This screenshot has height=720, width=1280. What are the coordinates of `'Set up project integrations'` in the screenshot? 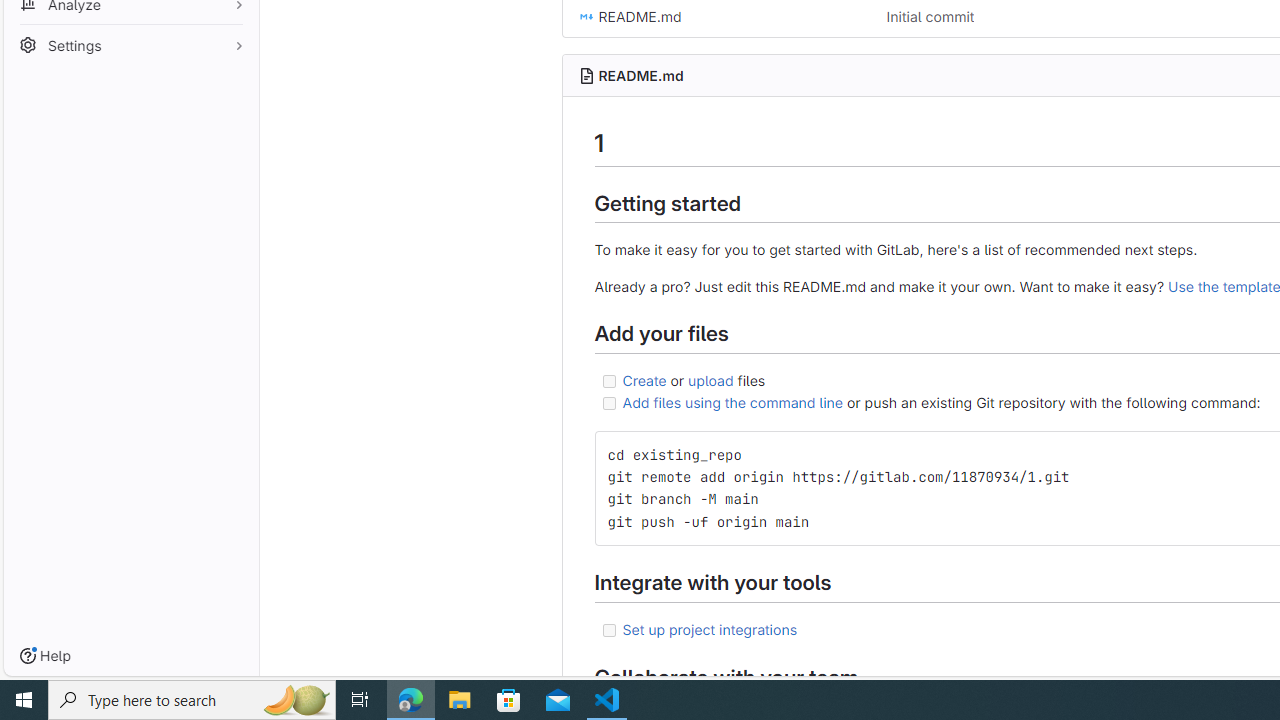 It's located at (709, 627).